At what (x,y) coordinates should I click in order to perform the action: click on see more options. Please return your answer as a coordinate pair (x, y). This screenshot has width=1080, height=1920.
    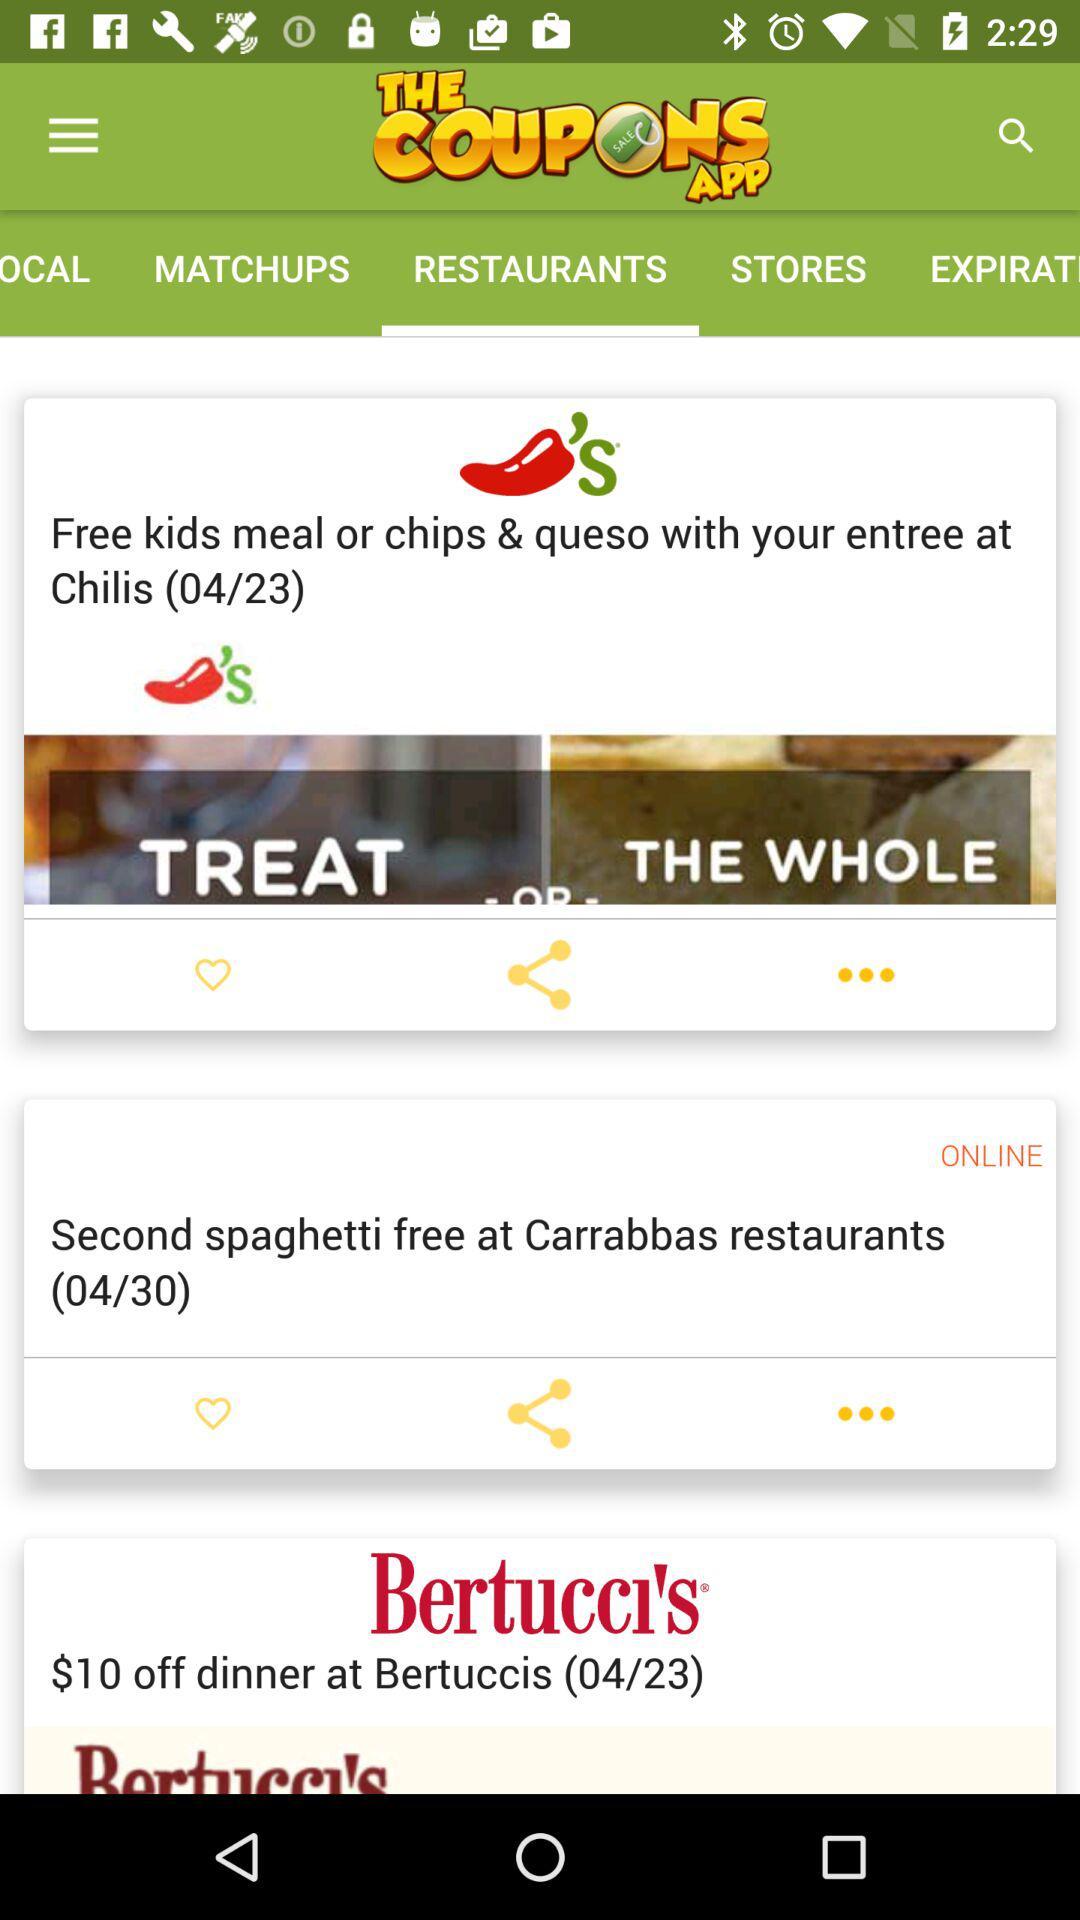
    Looking at the image, I should click on (865, 974).